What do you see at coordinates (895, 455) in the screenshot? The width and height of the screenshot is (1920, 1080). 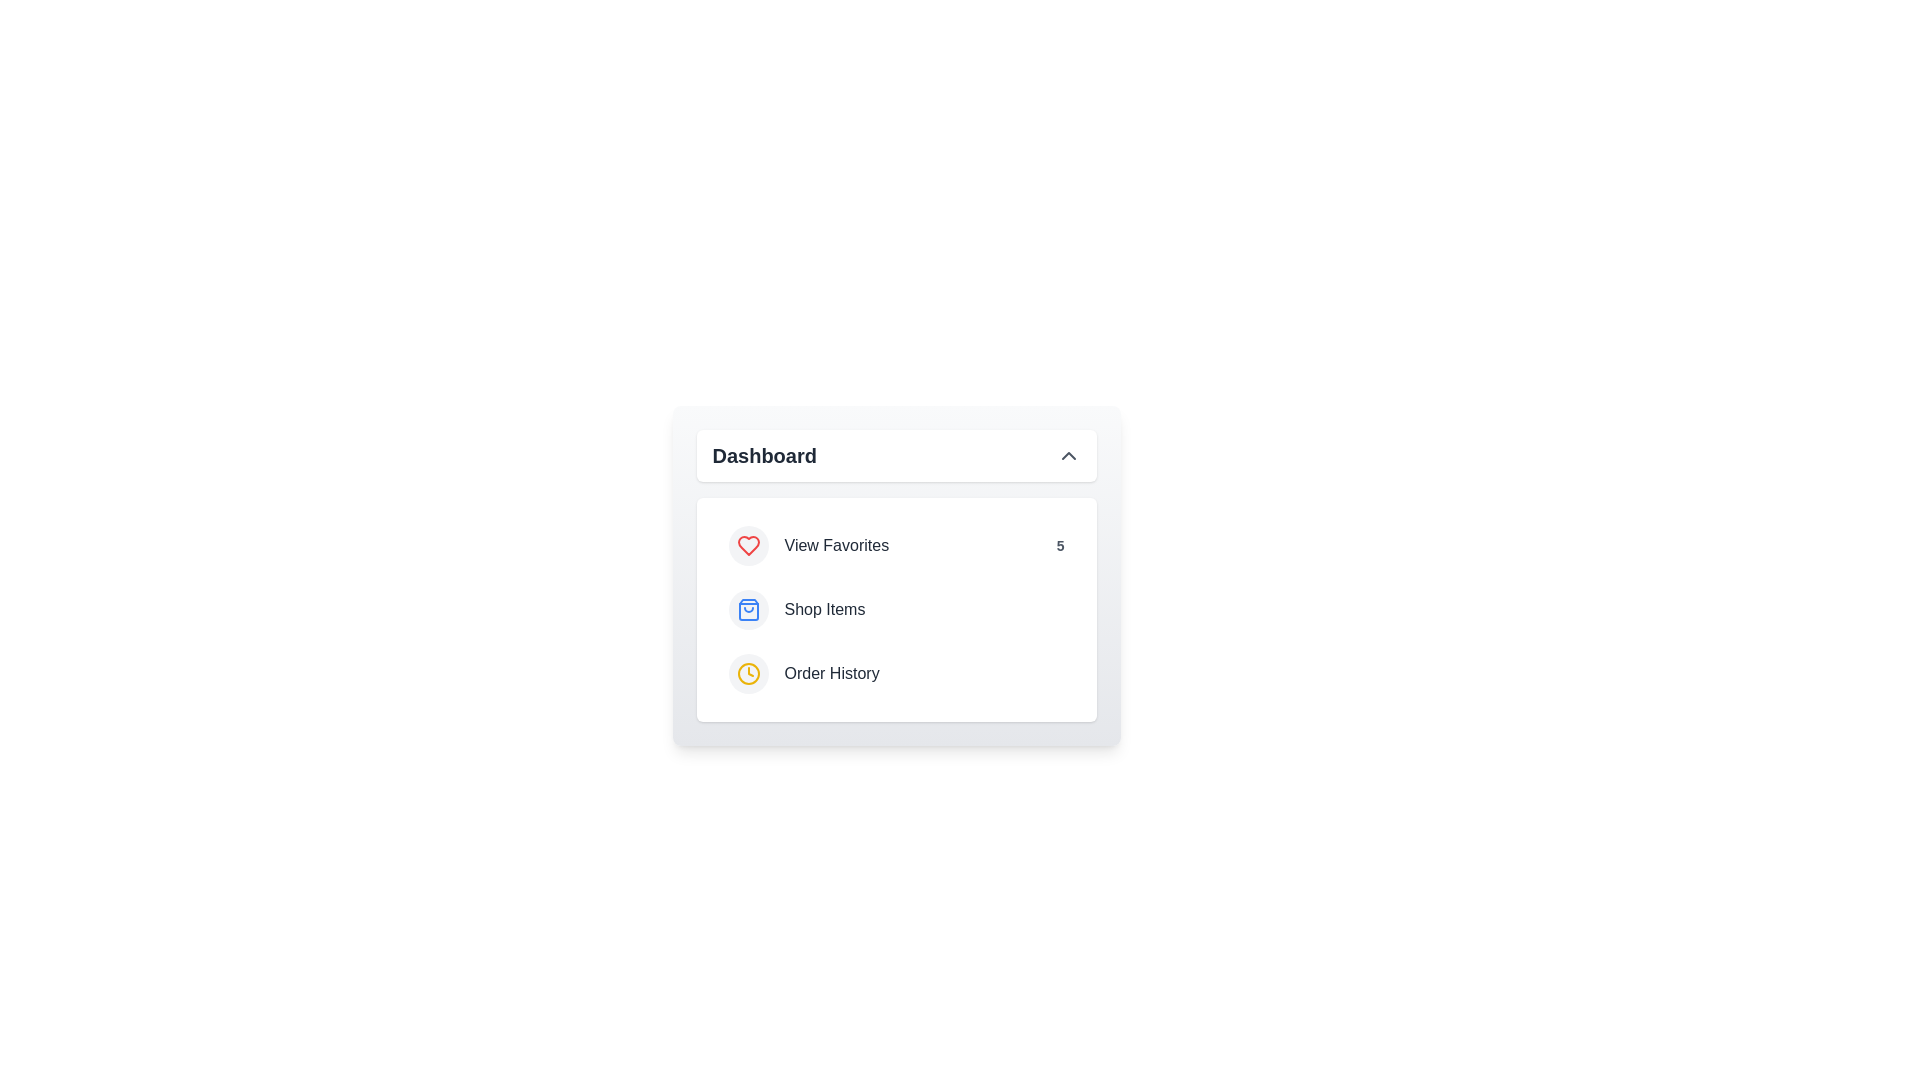 I see `the toggle button to expand or collapse the menu` at bounding box center [895, 455].